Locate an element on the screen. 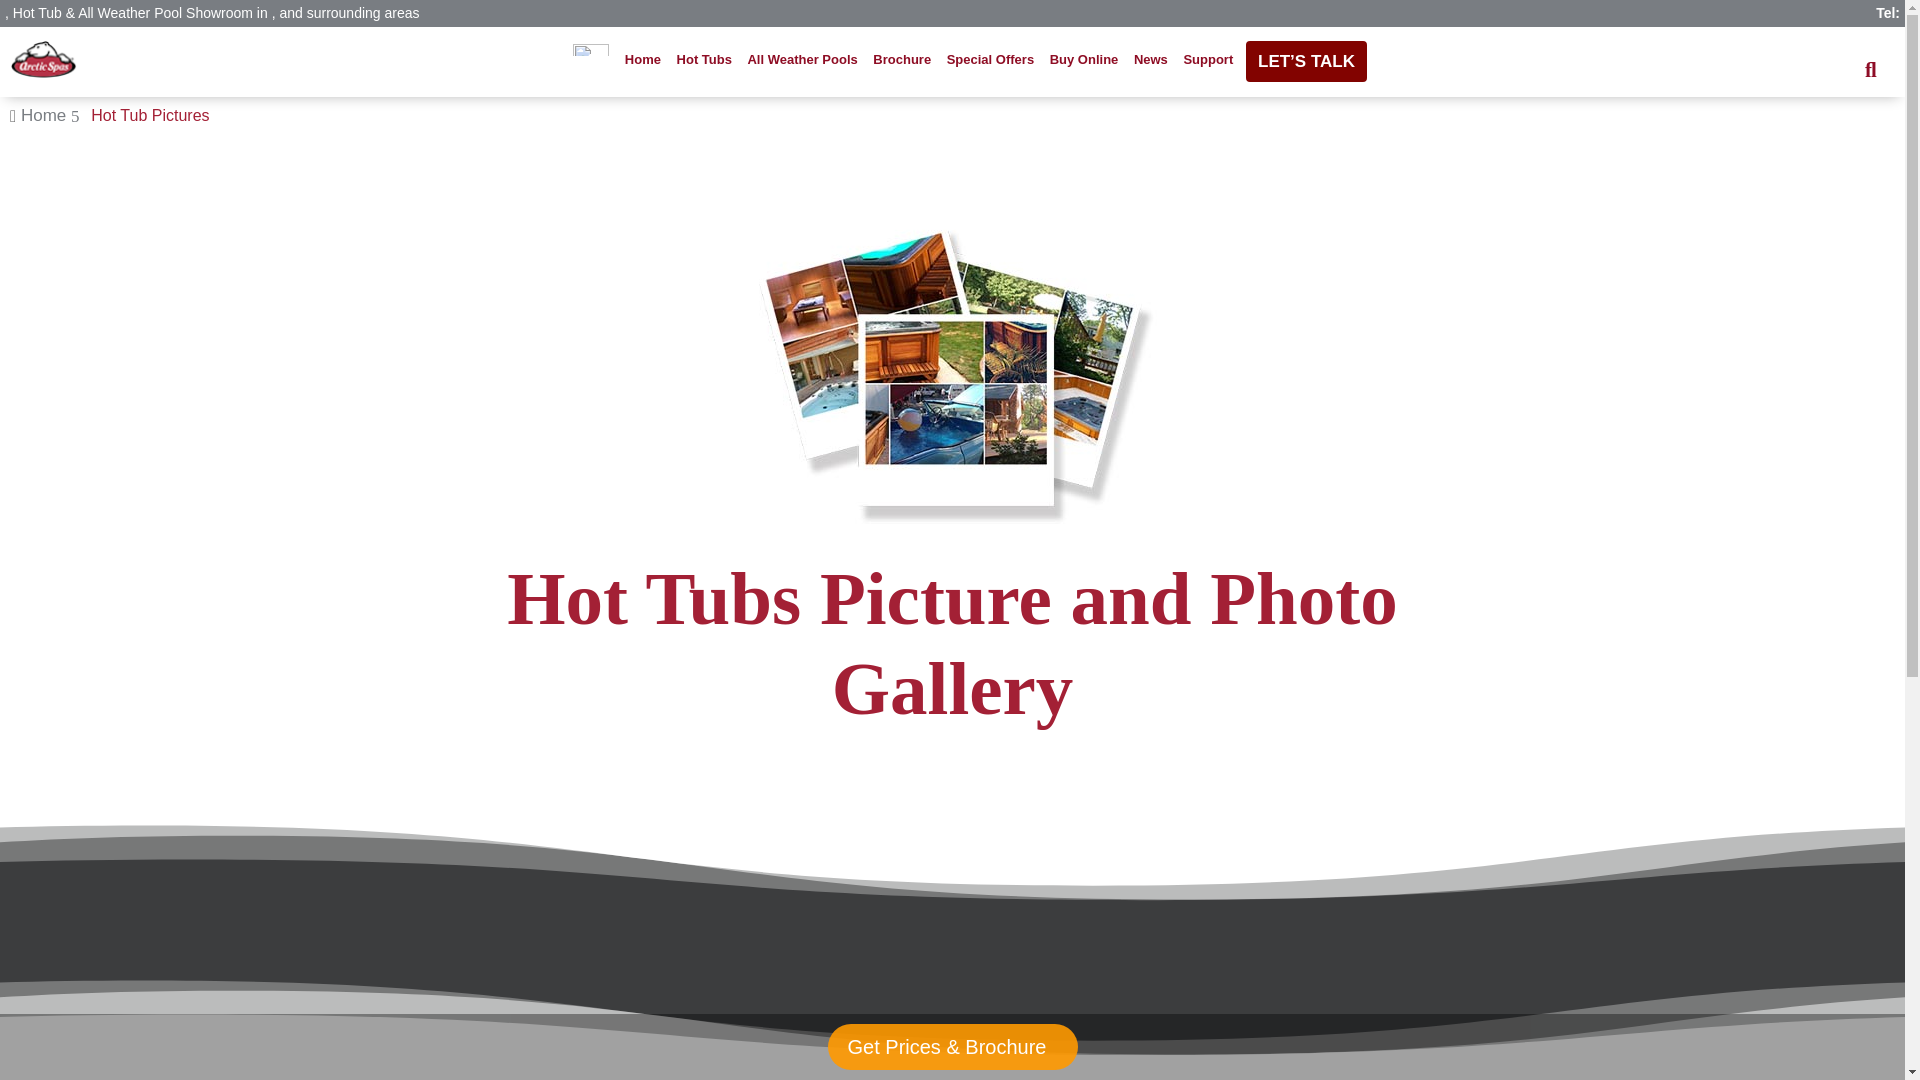  'Support' is located at coordinates (1207, 58).